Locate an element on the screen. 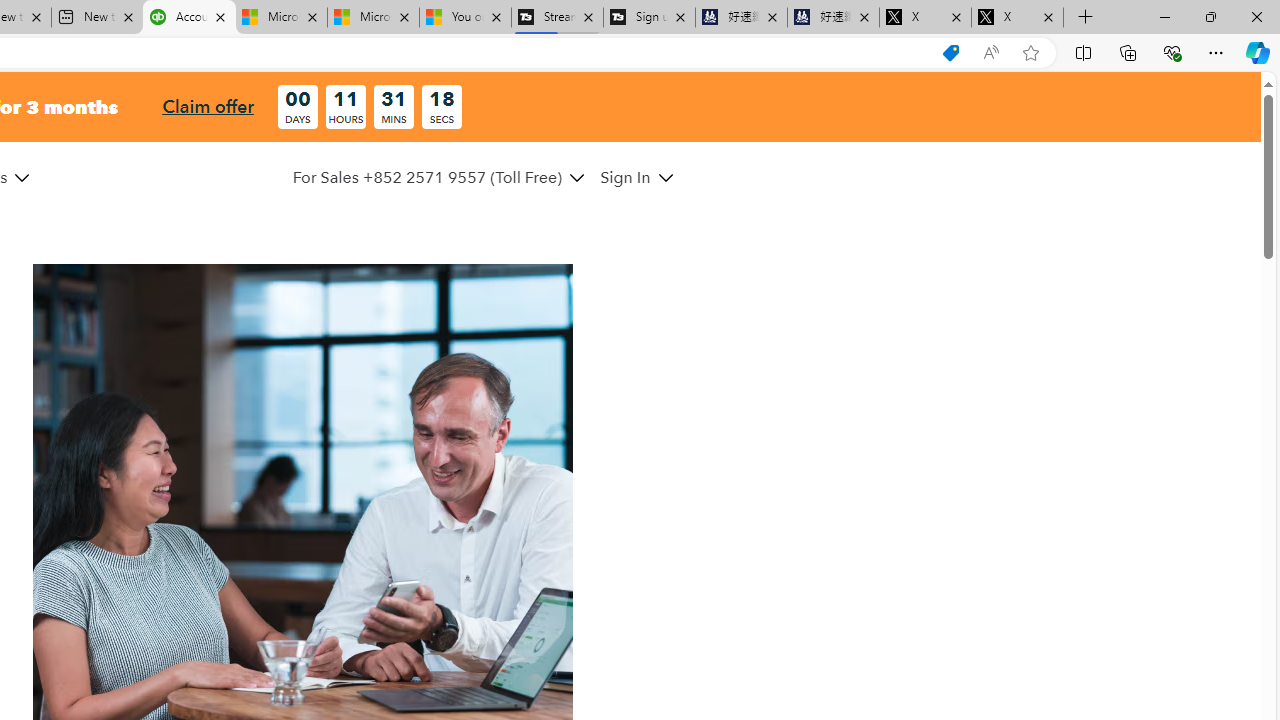  'Class: MenuItem_dDown__f585abf6 MenuItem_white__f585abf6' is located at coordinates (665, 177).